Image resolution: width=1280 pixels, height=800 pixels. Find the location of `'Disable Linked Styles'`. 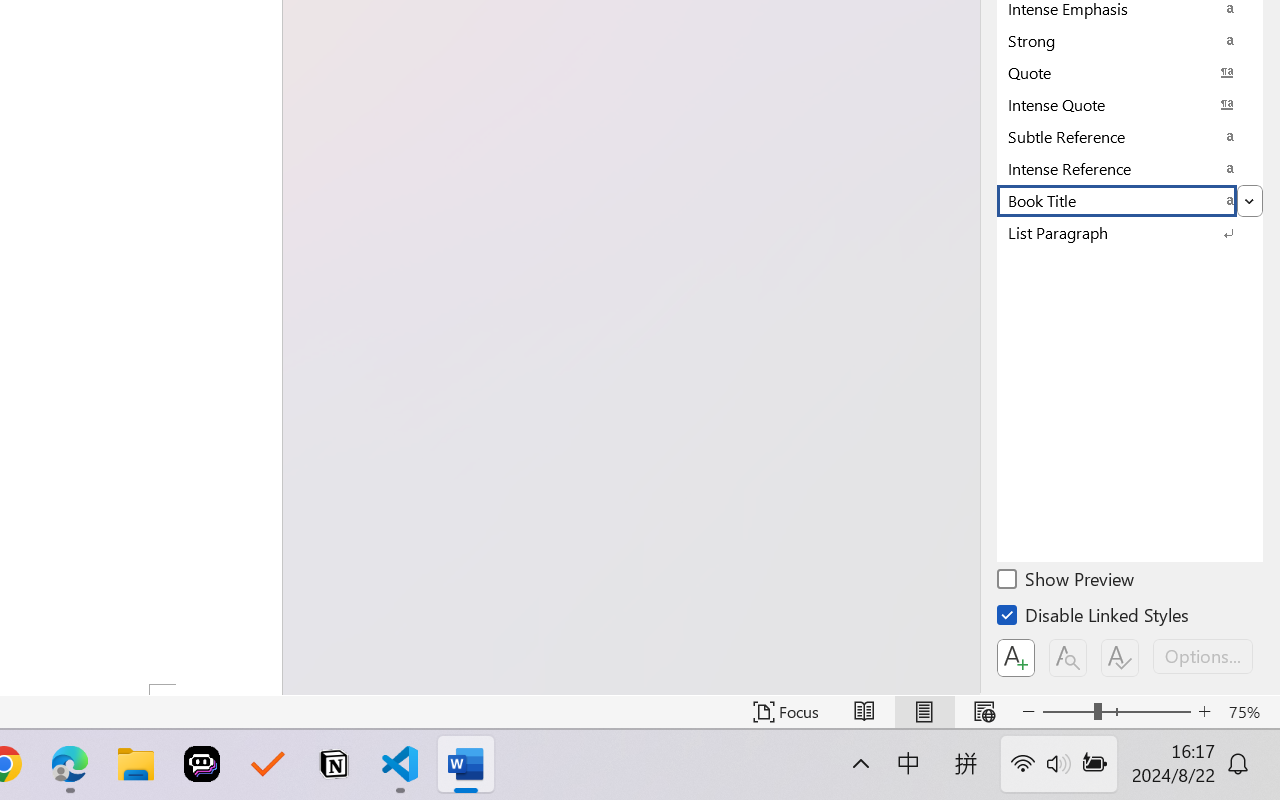

'Disable Linked Styles' is located at coordinates (1094, 618).